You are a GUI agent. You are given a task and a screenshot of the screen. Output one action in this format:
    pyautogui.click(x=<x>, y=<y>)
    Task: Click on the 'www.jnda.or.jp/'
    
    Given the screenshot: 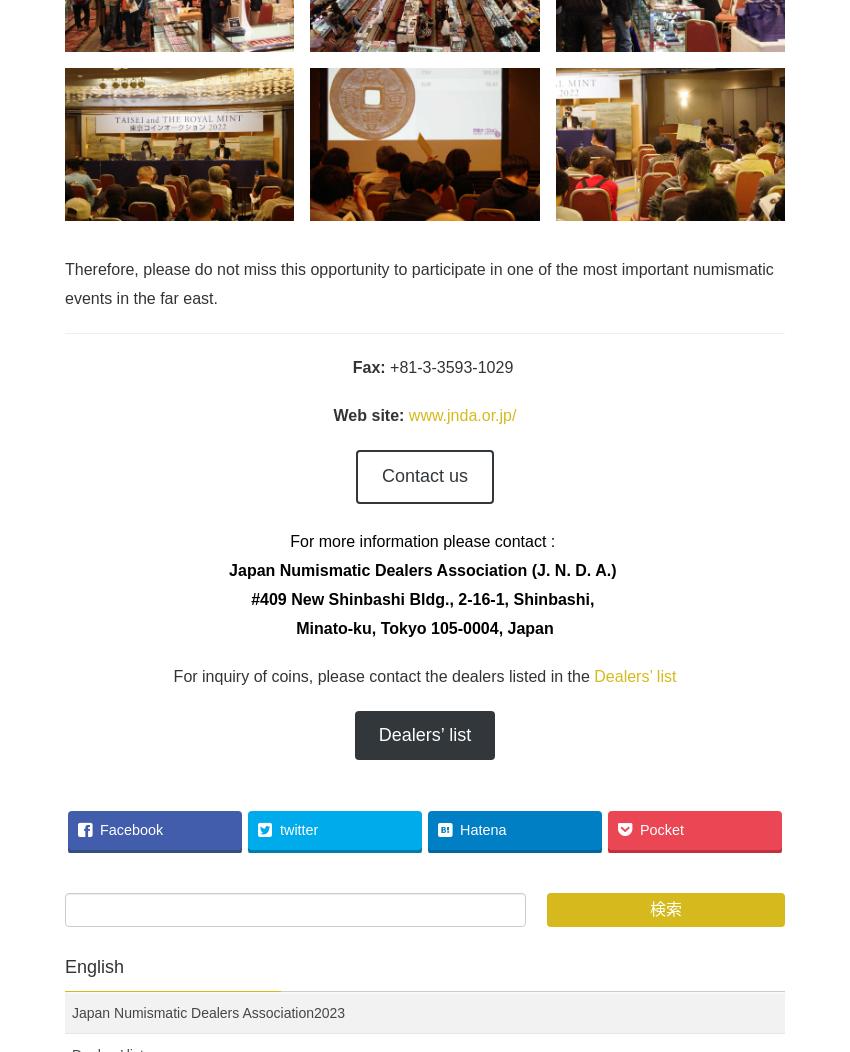 What is the action you would take?
    pyautogui.click(x=460, y=414)
    